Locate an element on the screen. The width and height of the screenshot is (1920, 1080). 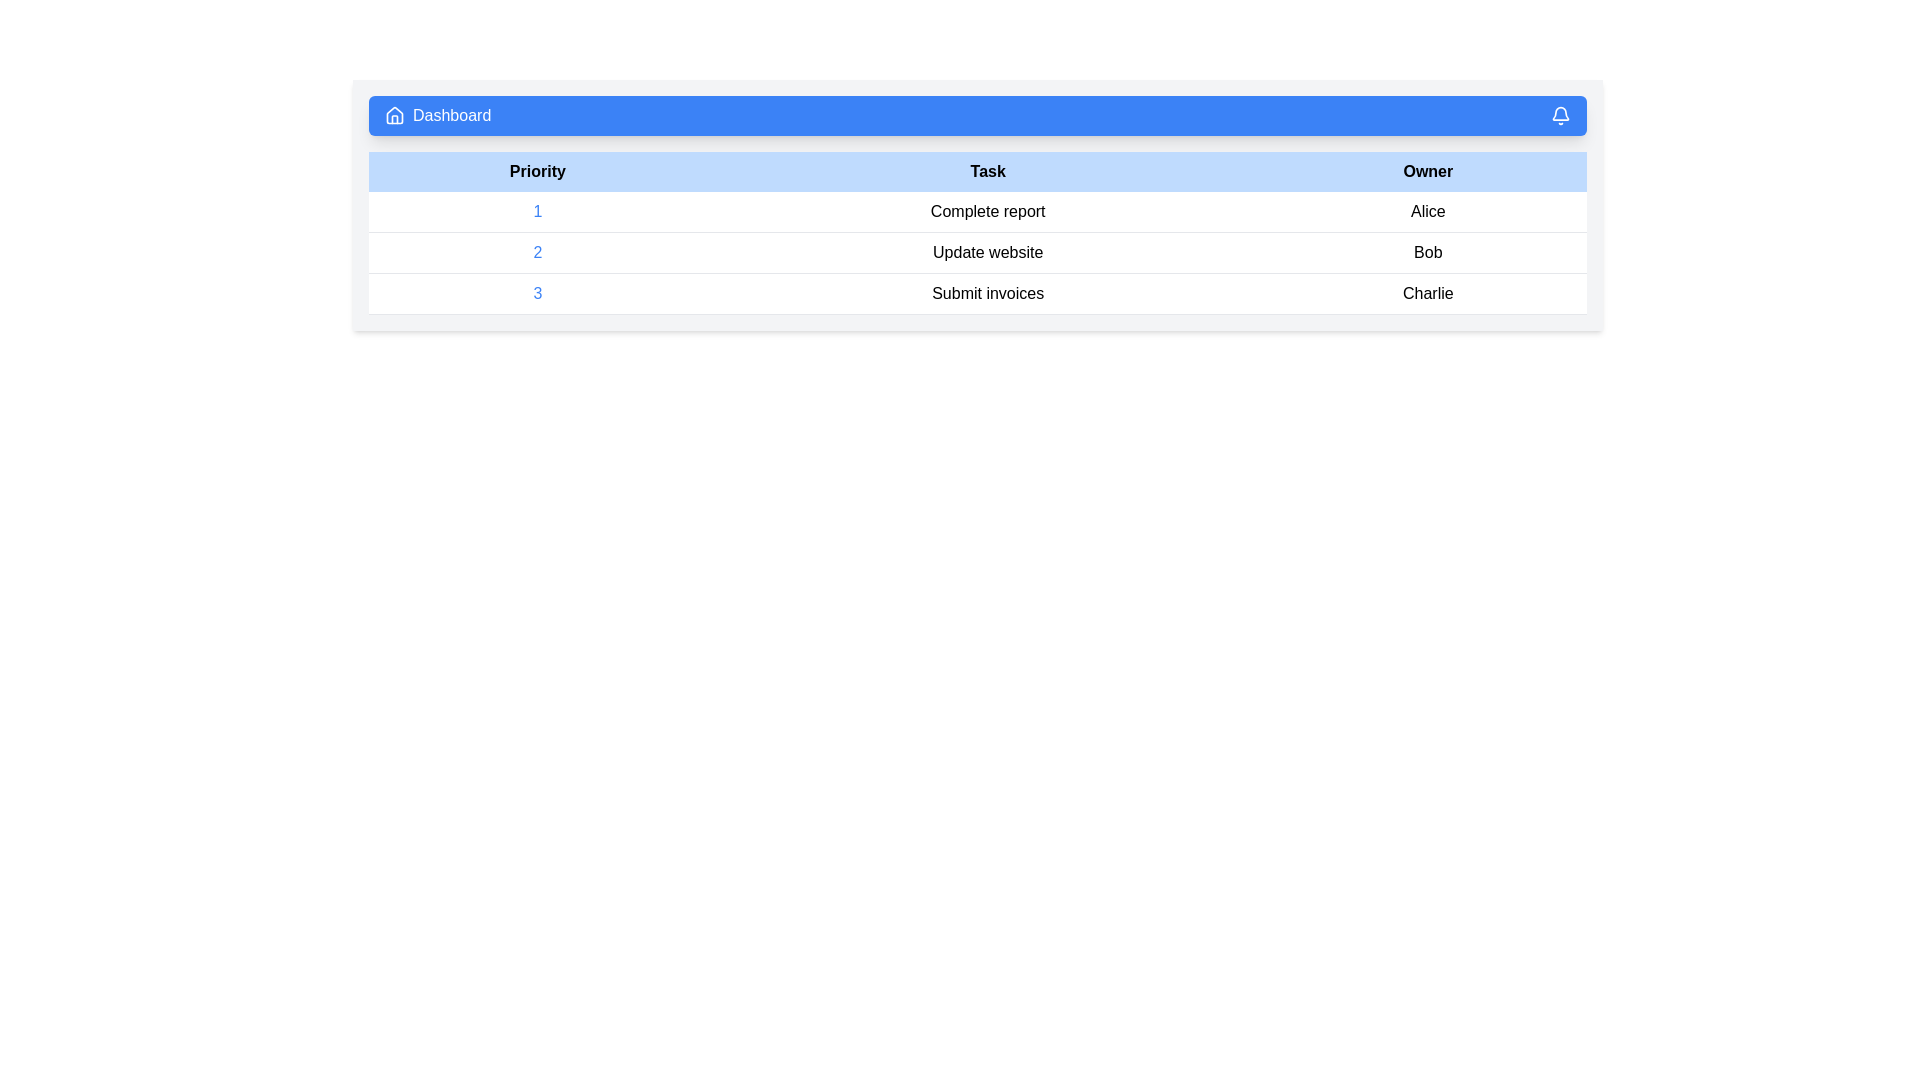
the Text Label in the third row of the table under the 'Owner' column, which is located to the right of the 'Submit invoices' text is located at coordinates (1427, 293).